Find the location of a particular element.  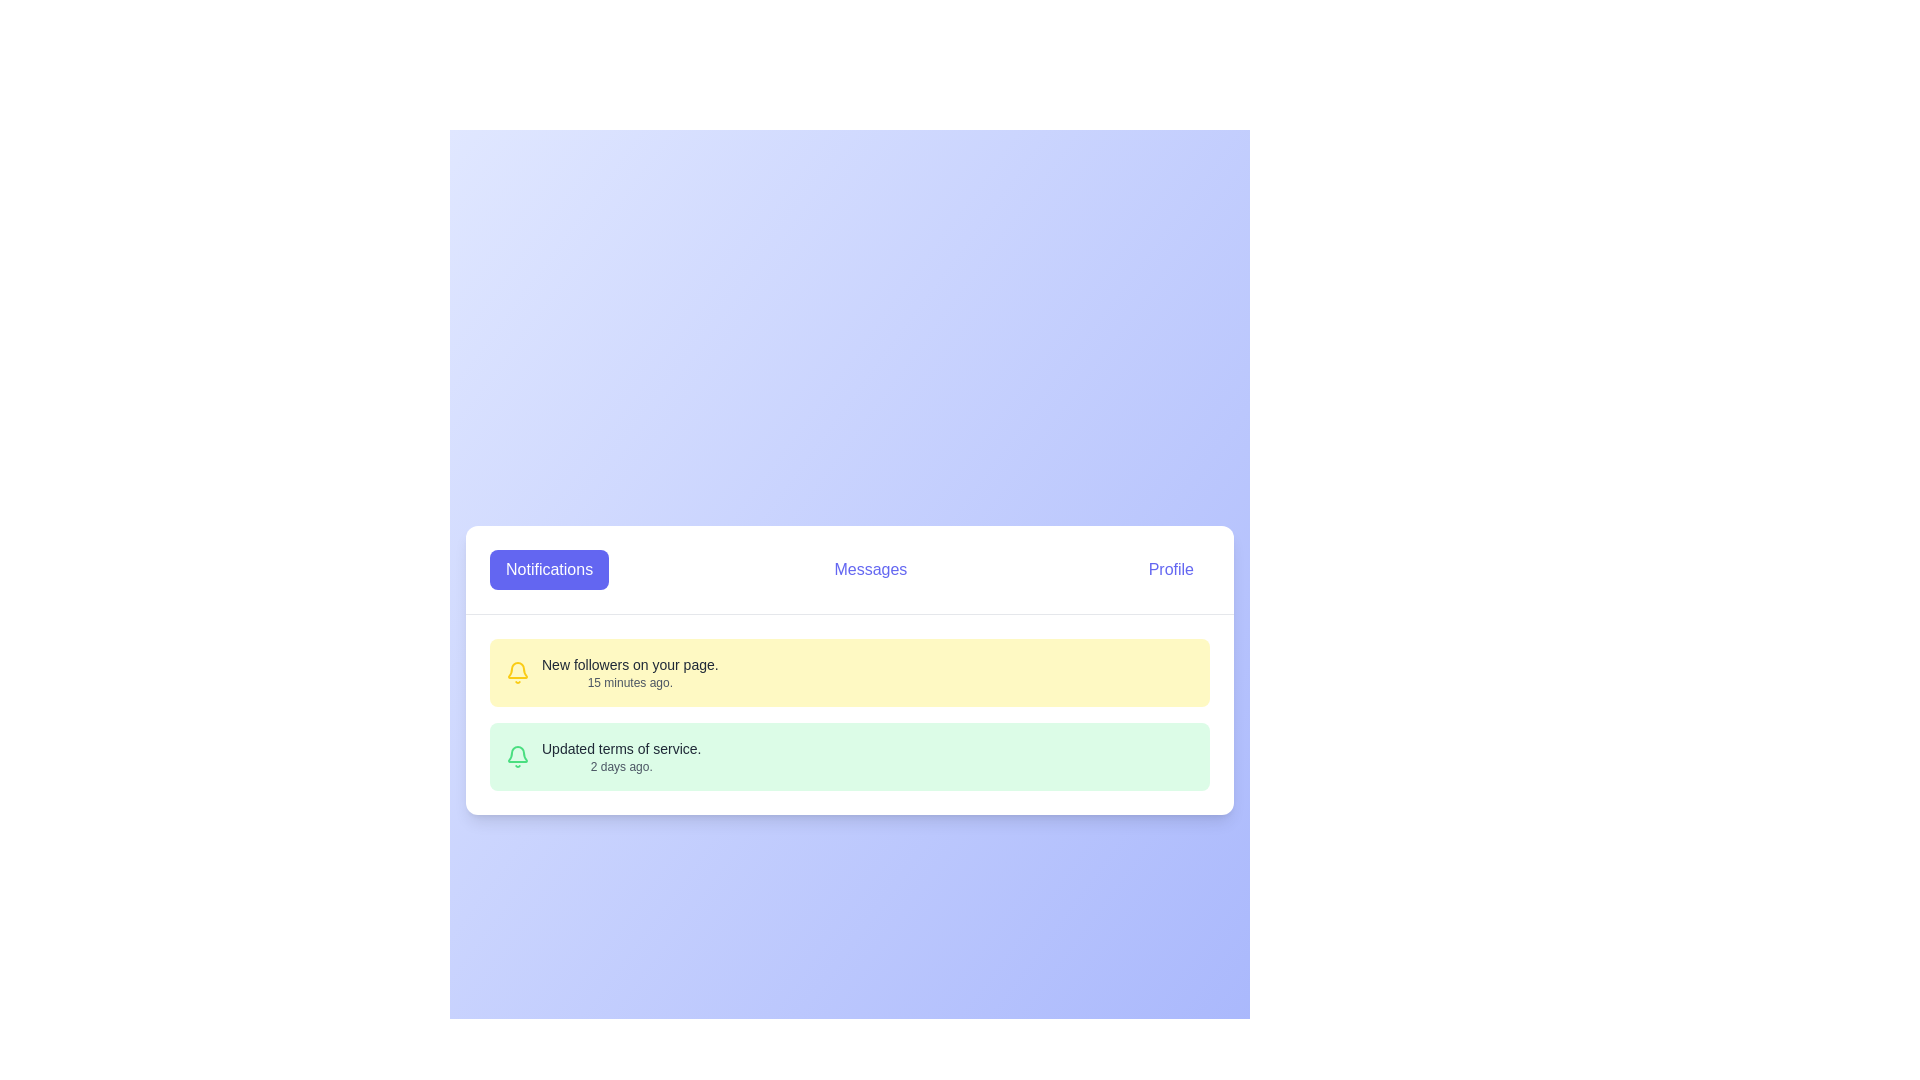

the text label indicating the time of the related notification, located in the bottom-right part of the notification card with a green background, below the text 'Updated terms of service.' is located at coordinates (620, 765).